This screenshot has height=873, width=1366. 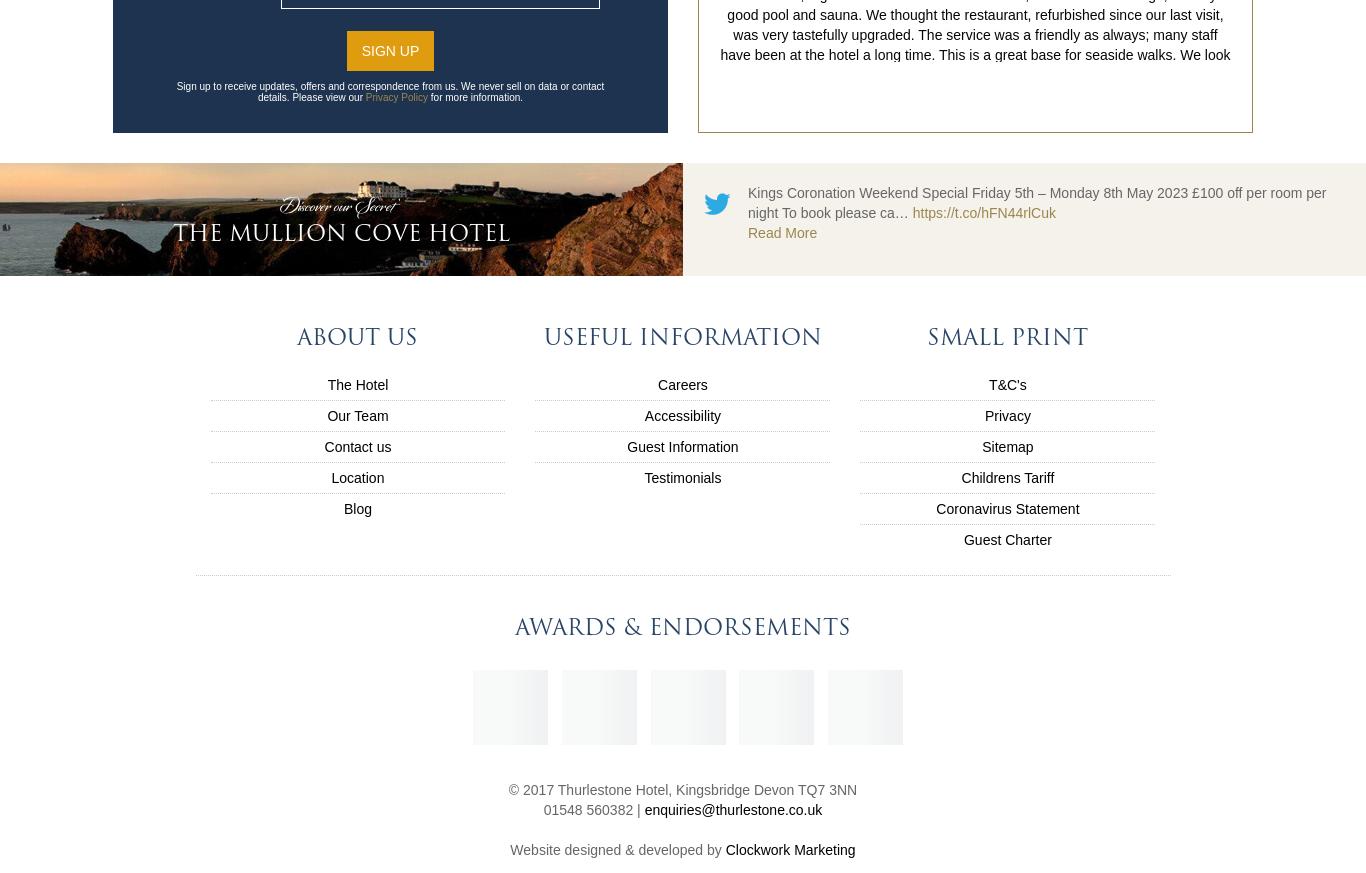 I want to click on 'T&C's', so click(x=1007, y=383).